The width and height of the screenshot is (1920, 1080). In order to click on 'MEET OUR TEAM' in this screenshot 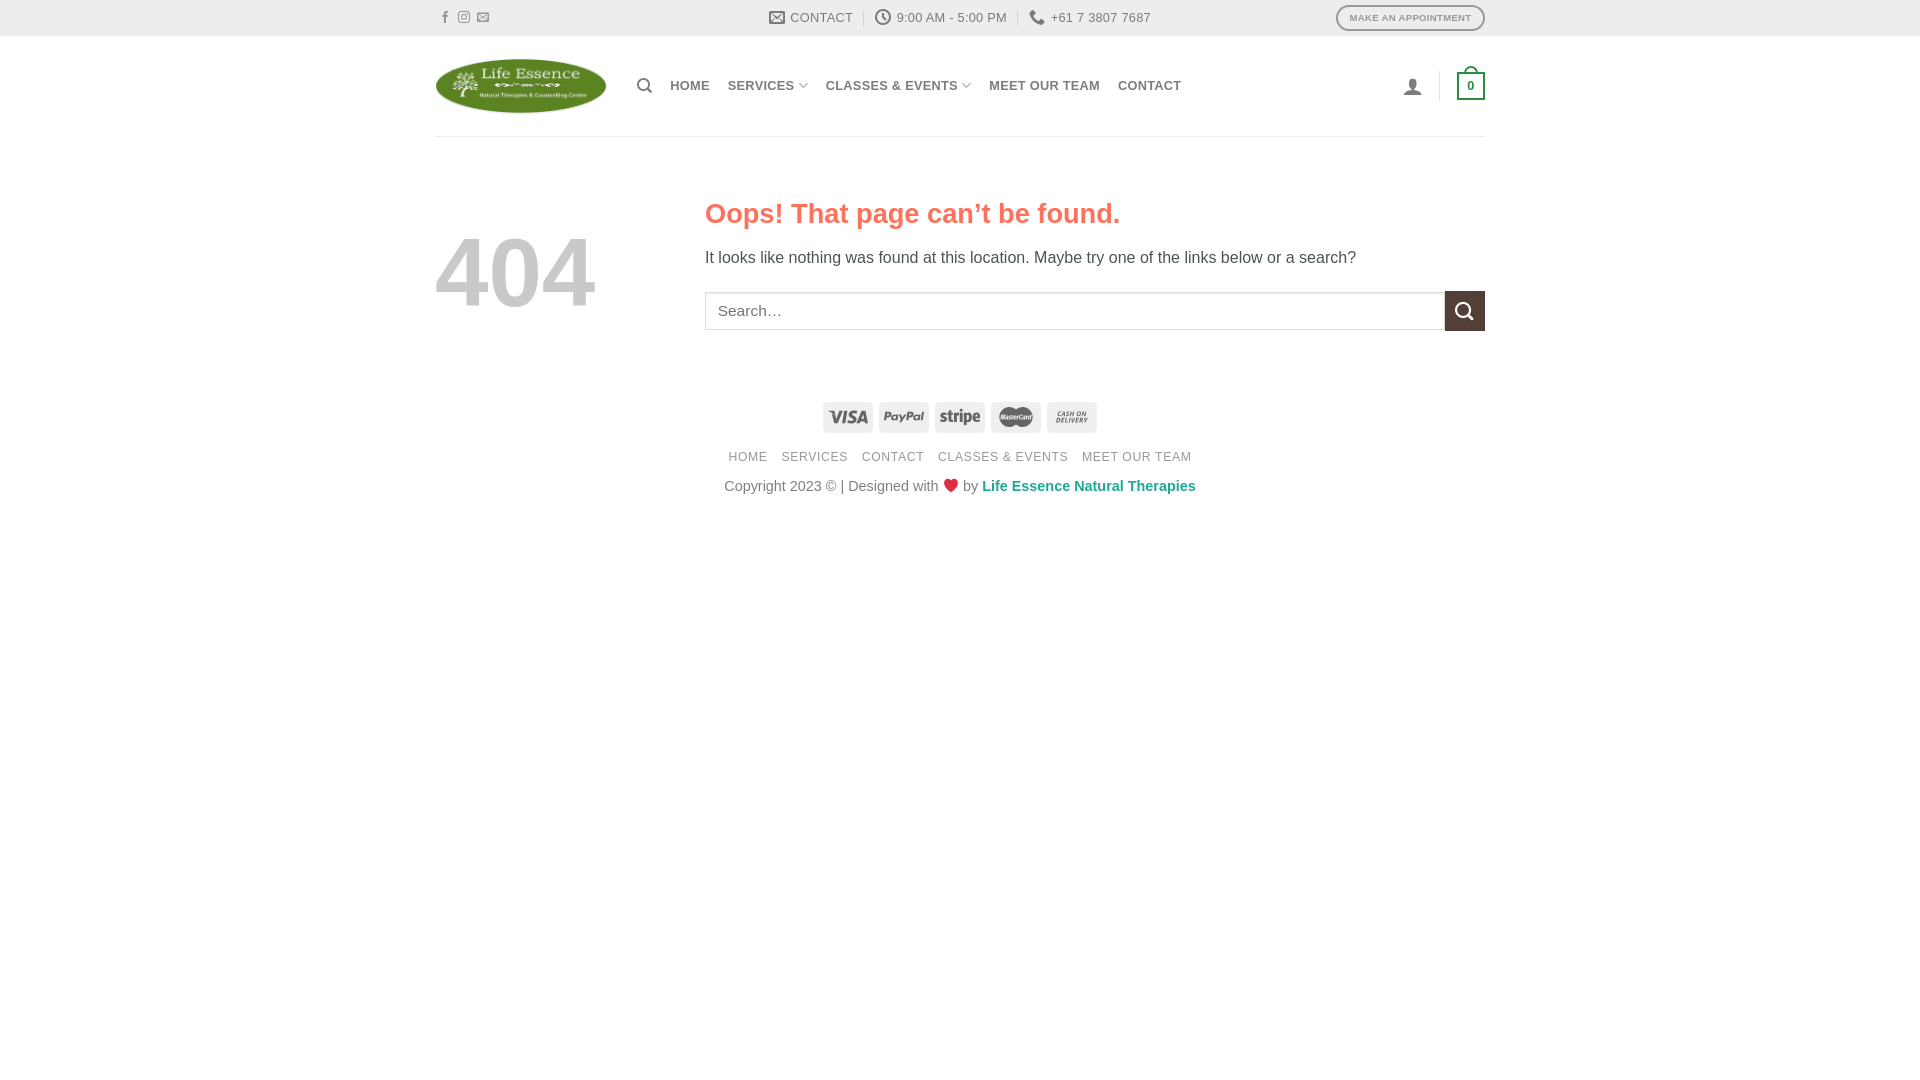, I will do `click(1043, 84)`.